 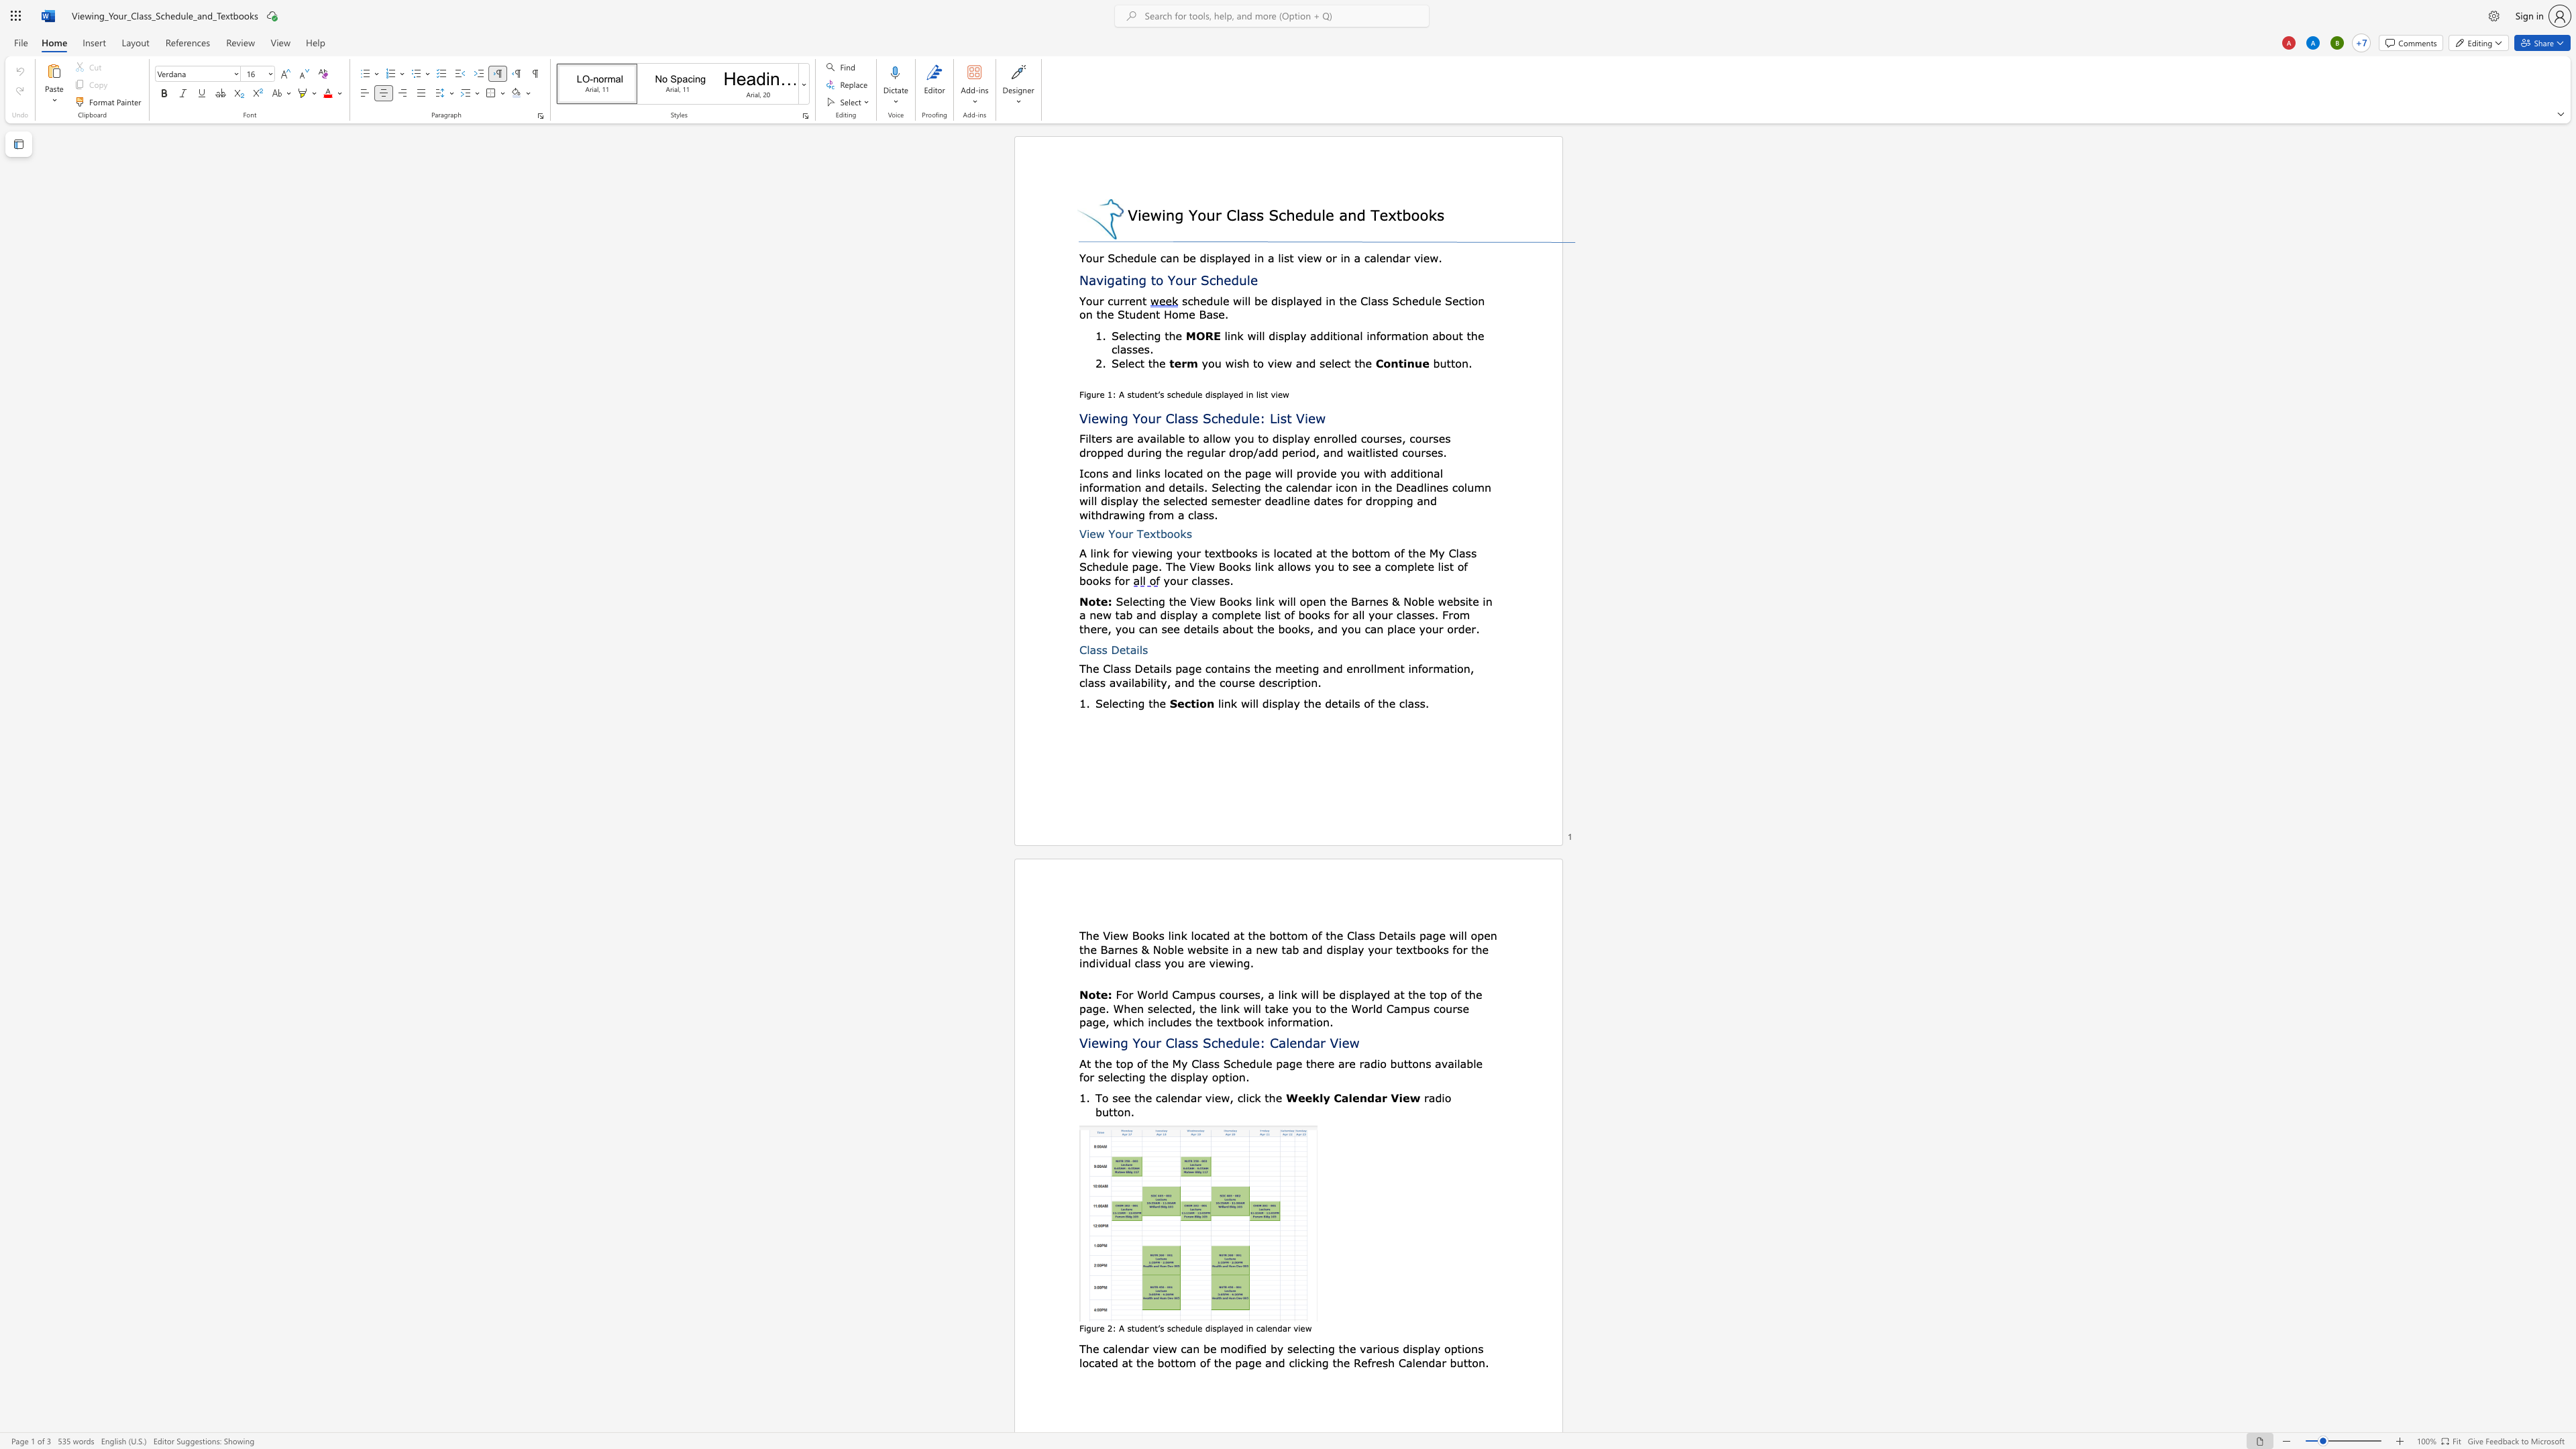 What do you see at coordinates (1134, 300) in the screenshot?
I see `the space between the continuous character "e" and "n" in the text` at bounding box center [1134, 300].